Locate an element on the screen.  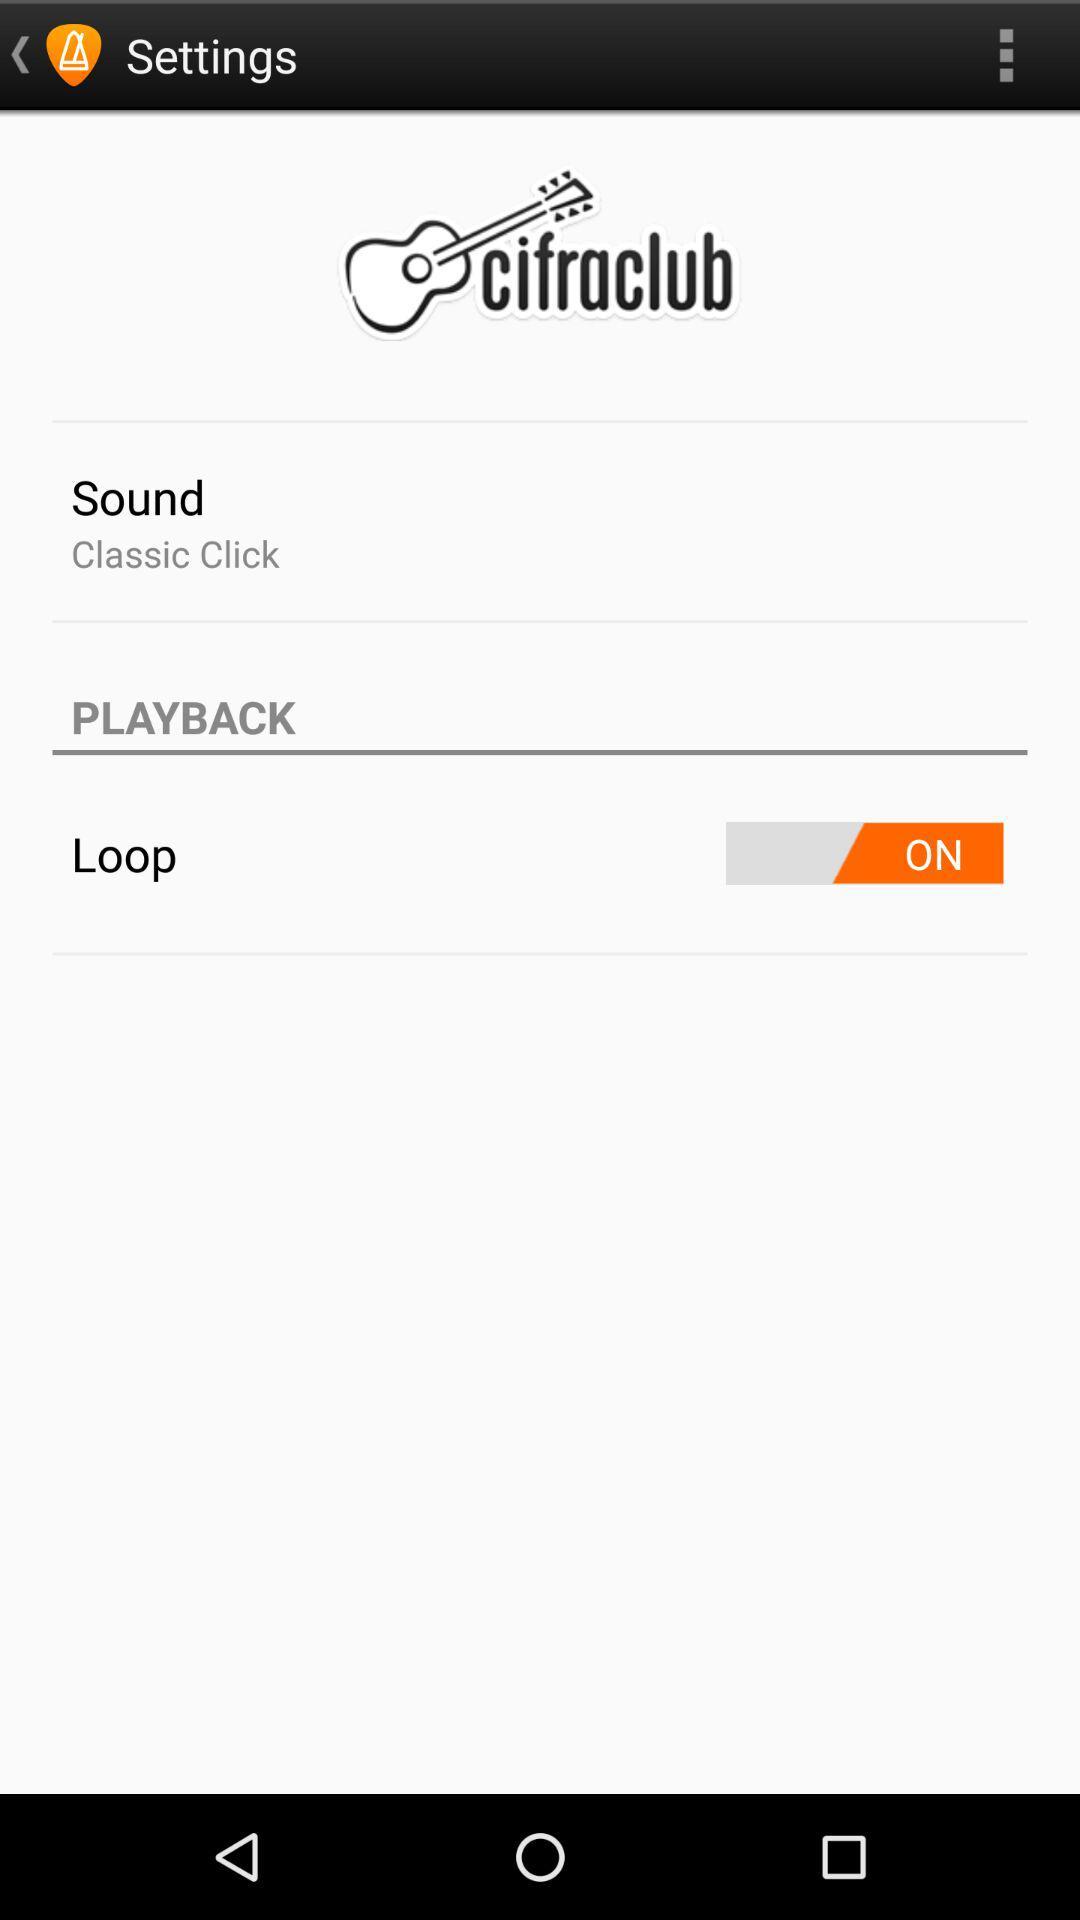
turn on is located at coordinates (863, 853).